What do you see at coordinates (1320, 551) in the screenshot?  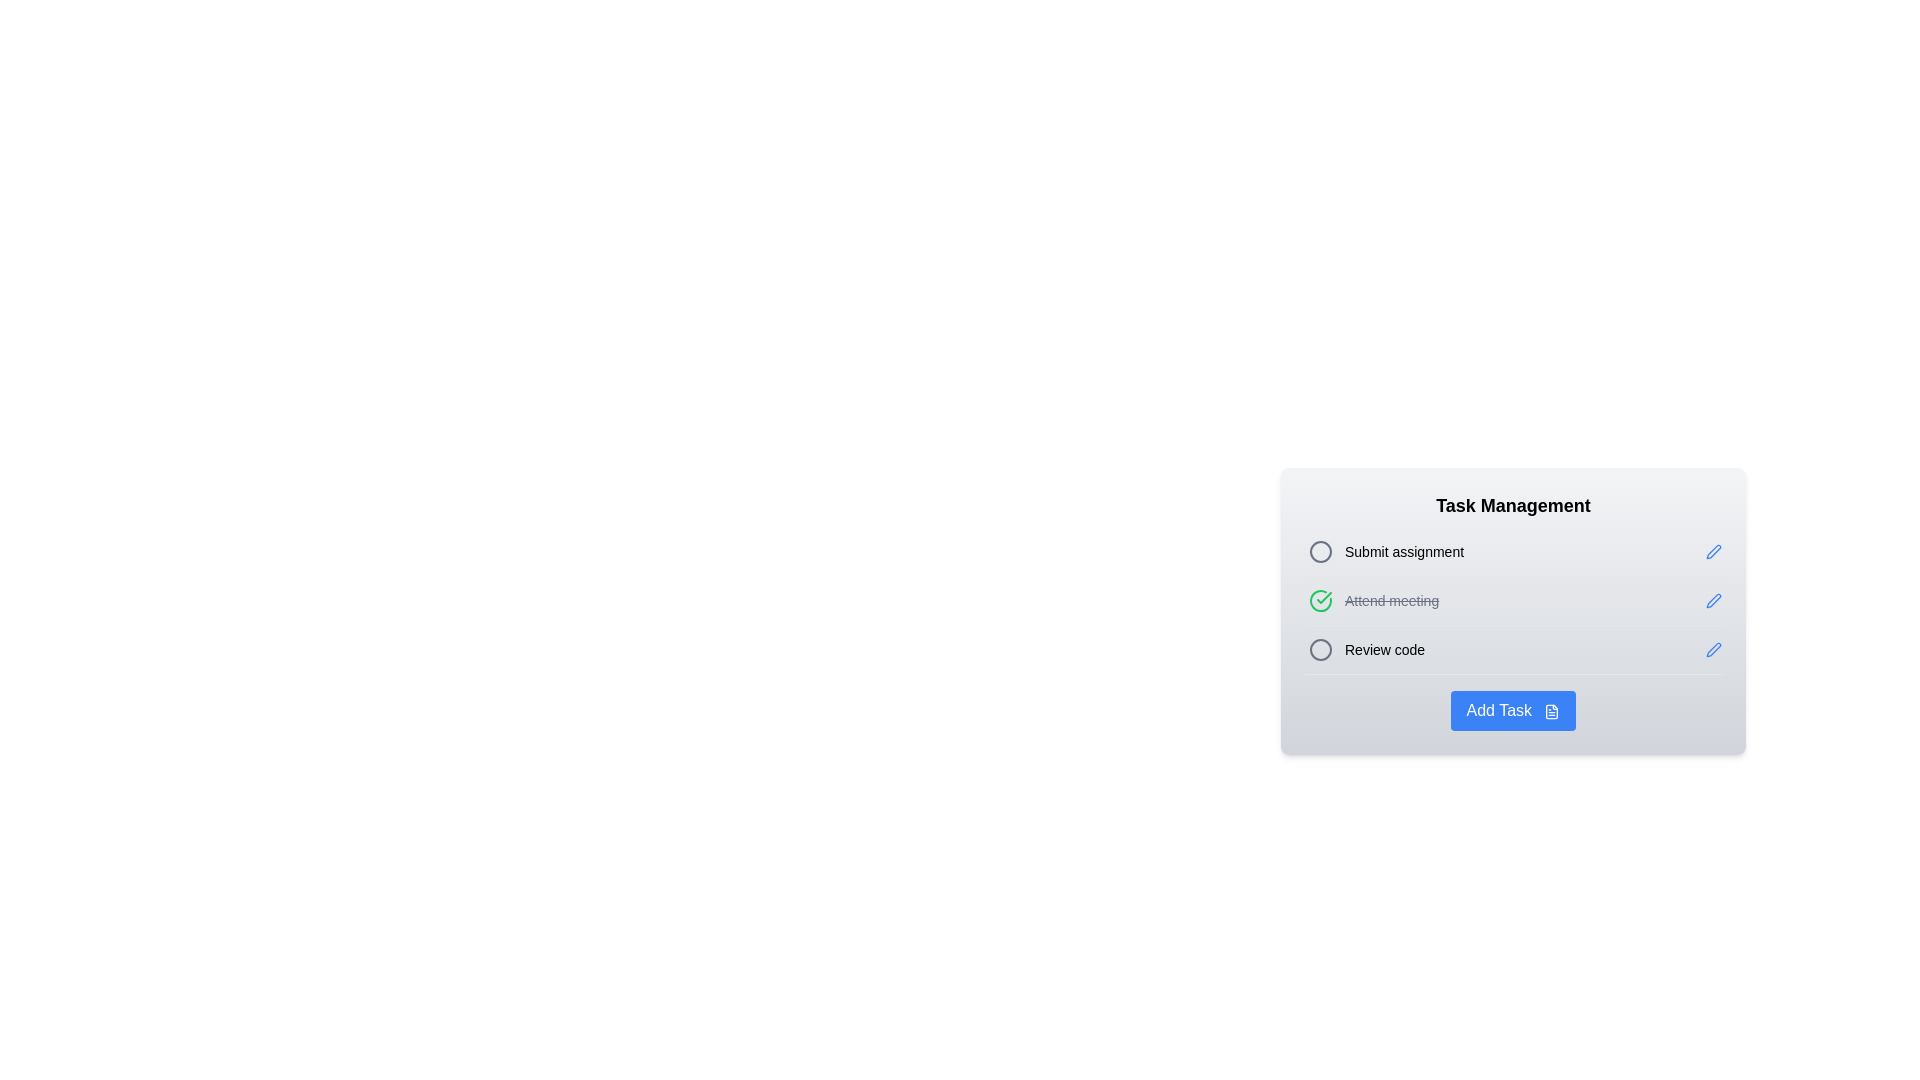 I see `the gray circular icon with a hollow center located next to the 'Submit assignment' task in the task management interface` at bounding box center [1320, 551].